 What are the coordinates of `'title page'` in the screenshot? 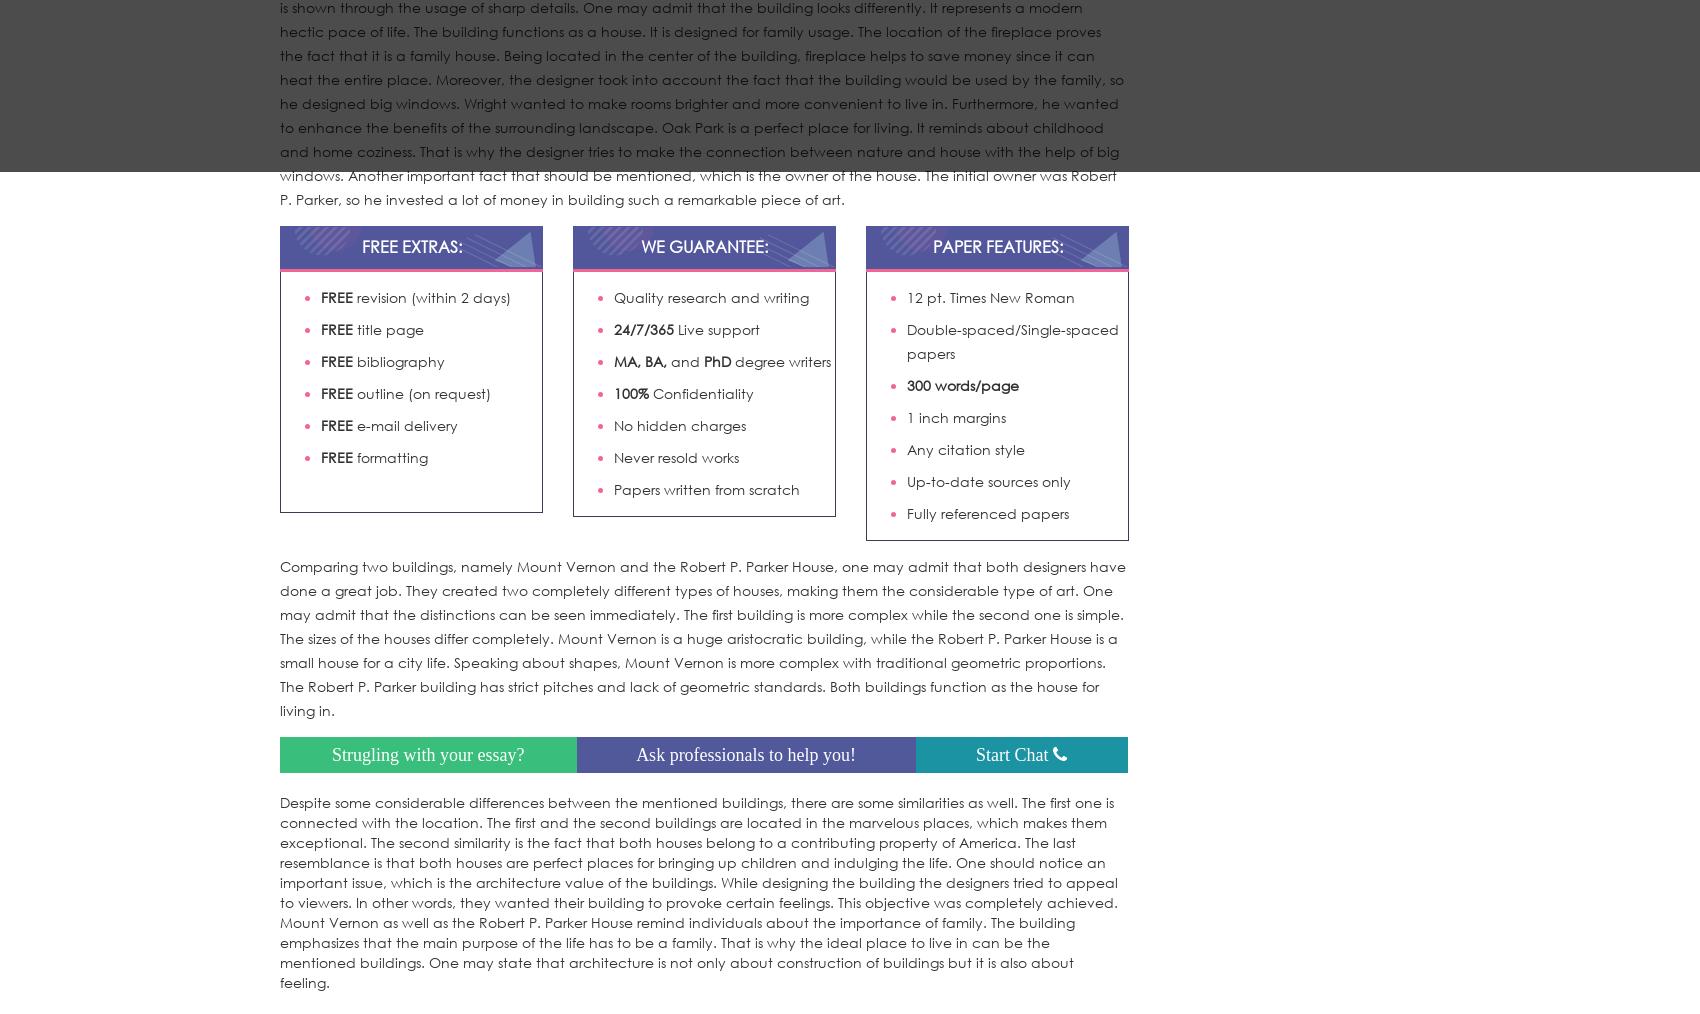 It's located at (387, 328).